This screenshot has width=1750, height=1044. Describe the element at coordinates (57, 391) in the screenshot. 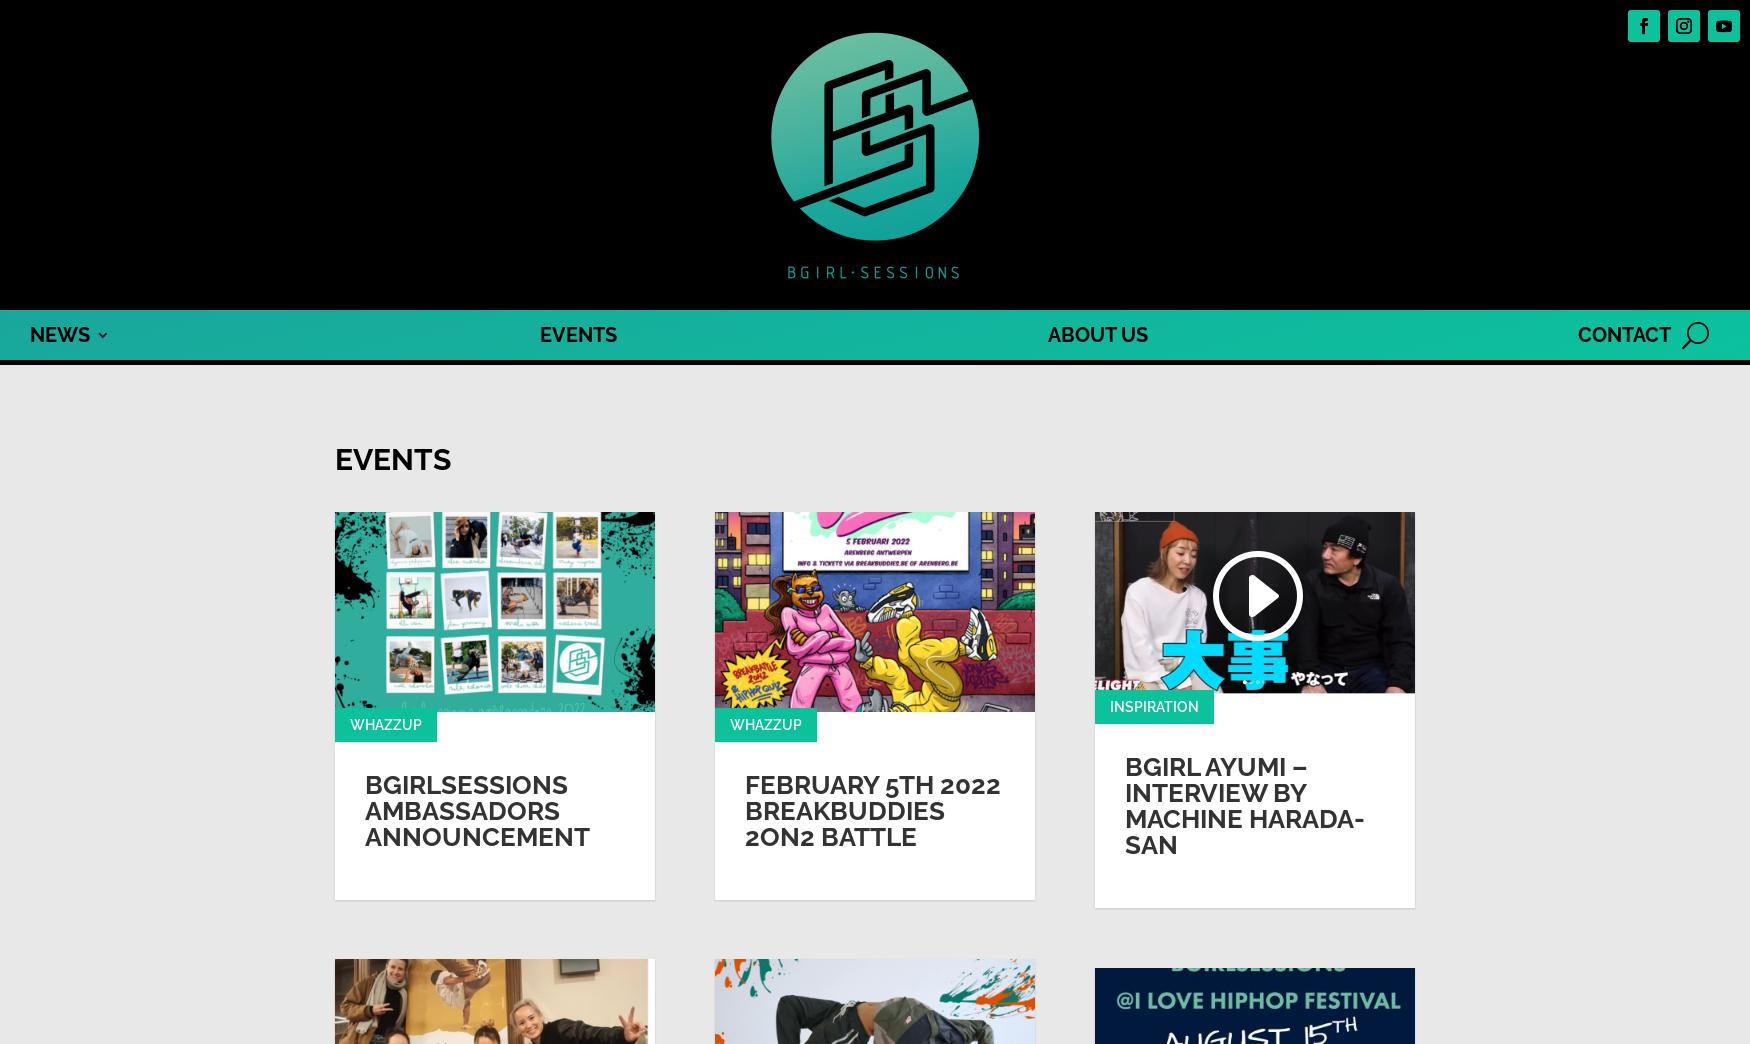

I see `'Footage'` at that location.